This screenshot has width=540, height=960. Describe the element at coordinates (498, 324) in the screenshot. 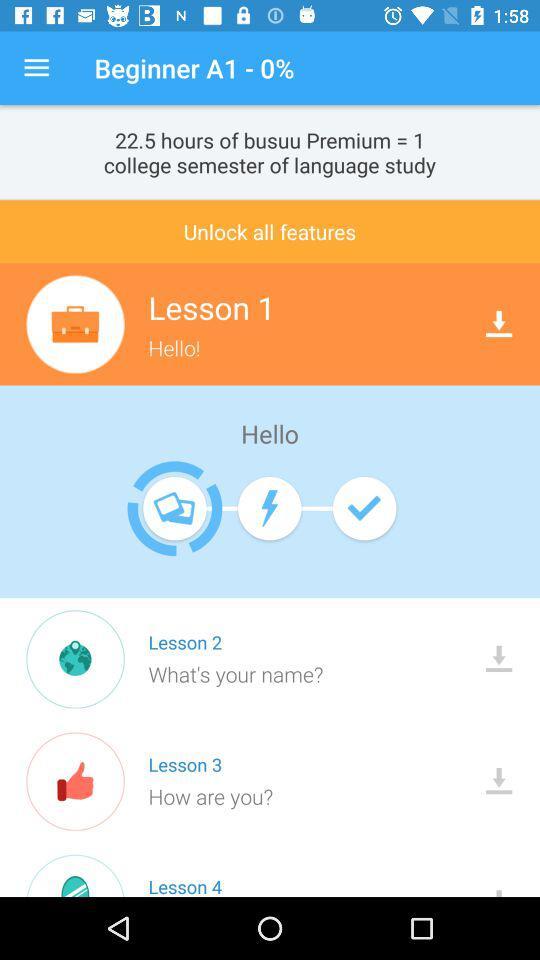

I see `download icon` at that location.